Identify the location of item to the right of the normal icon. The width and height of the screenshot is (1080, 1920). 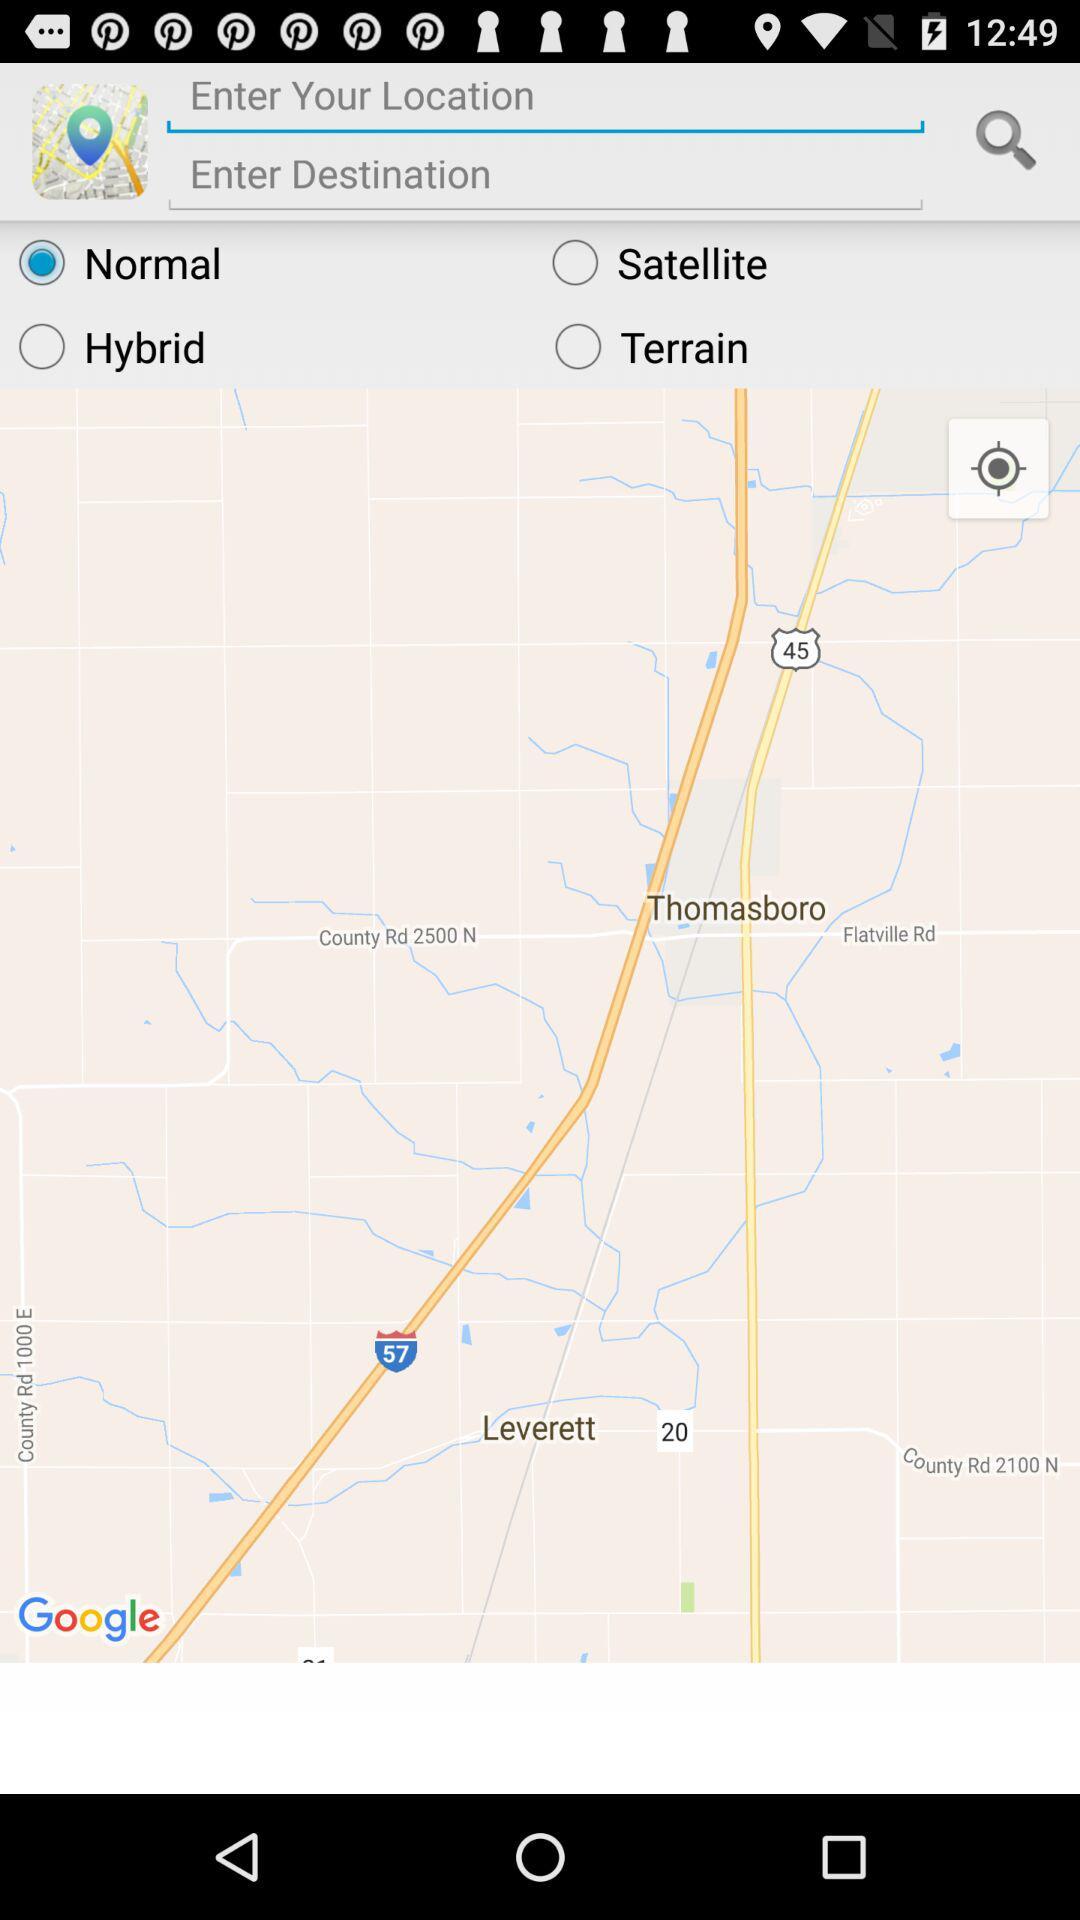
(805, 261).